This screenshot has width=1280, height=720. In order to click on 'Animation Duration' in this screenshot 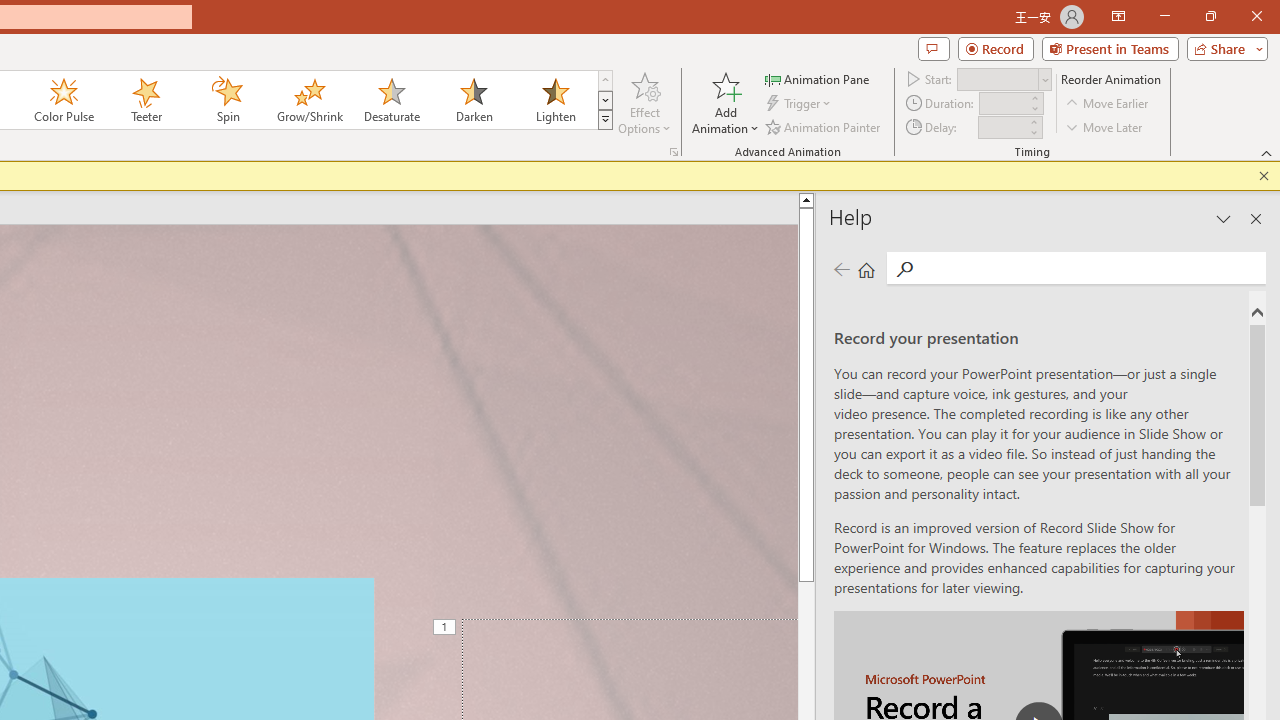, I will do `click(1003, 103)`.